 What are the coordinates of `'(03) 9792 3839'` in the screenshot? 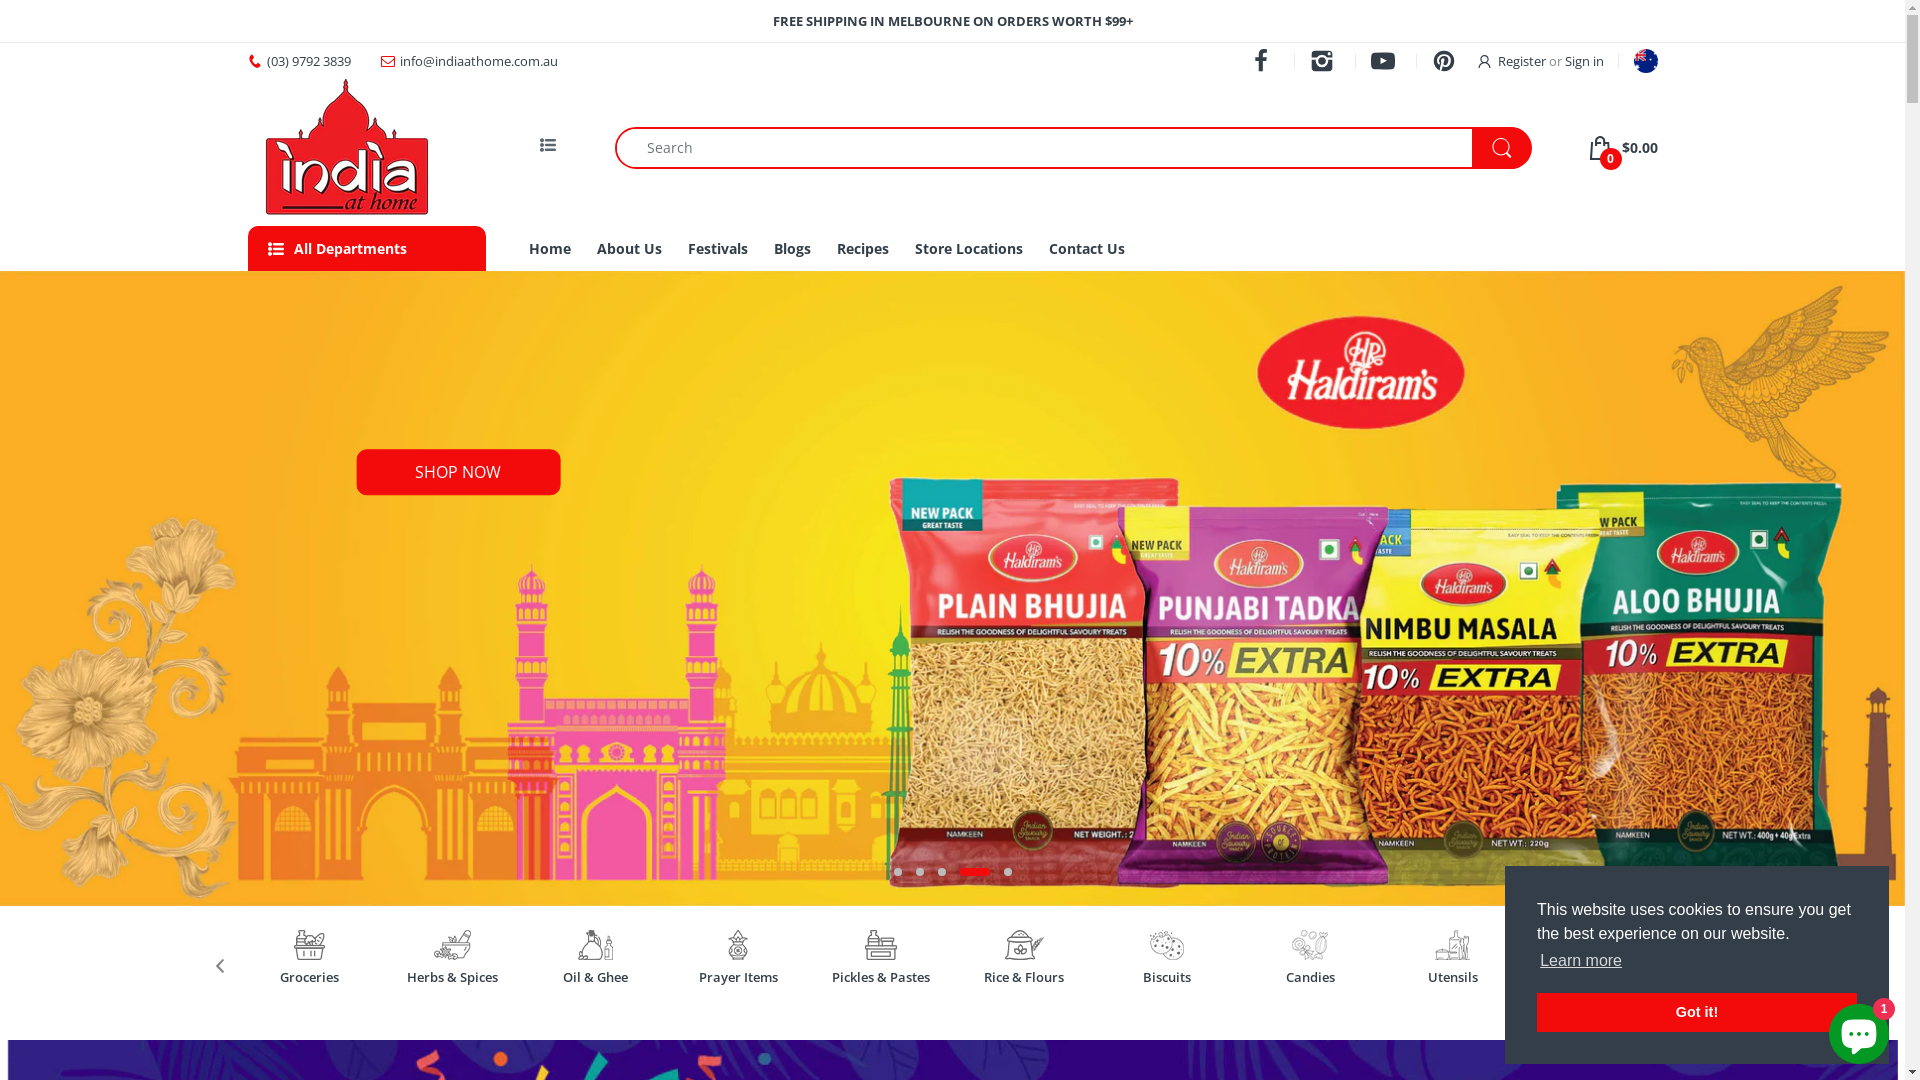 It's located at (306, 60).